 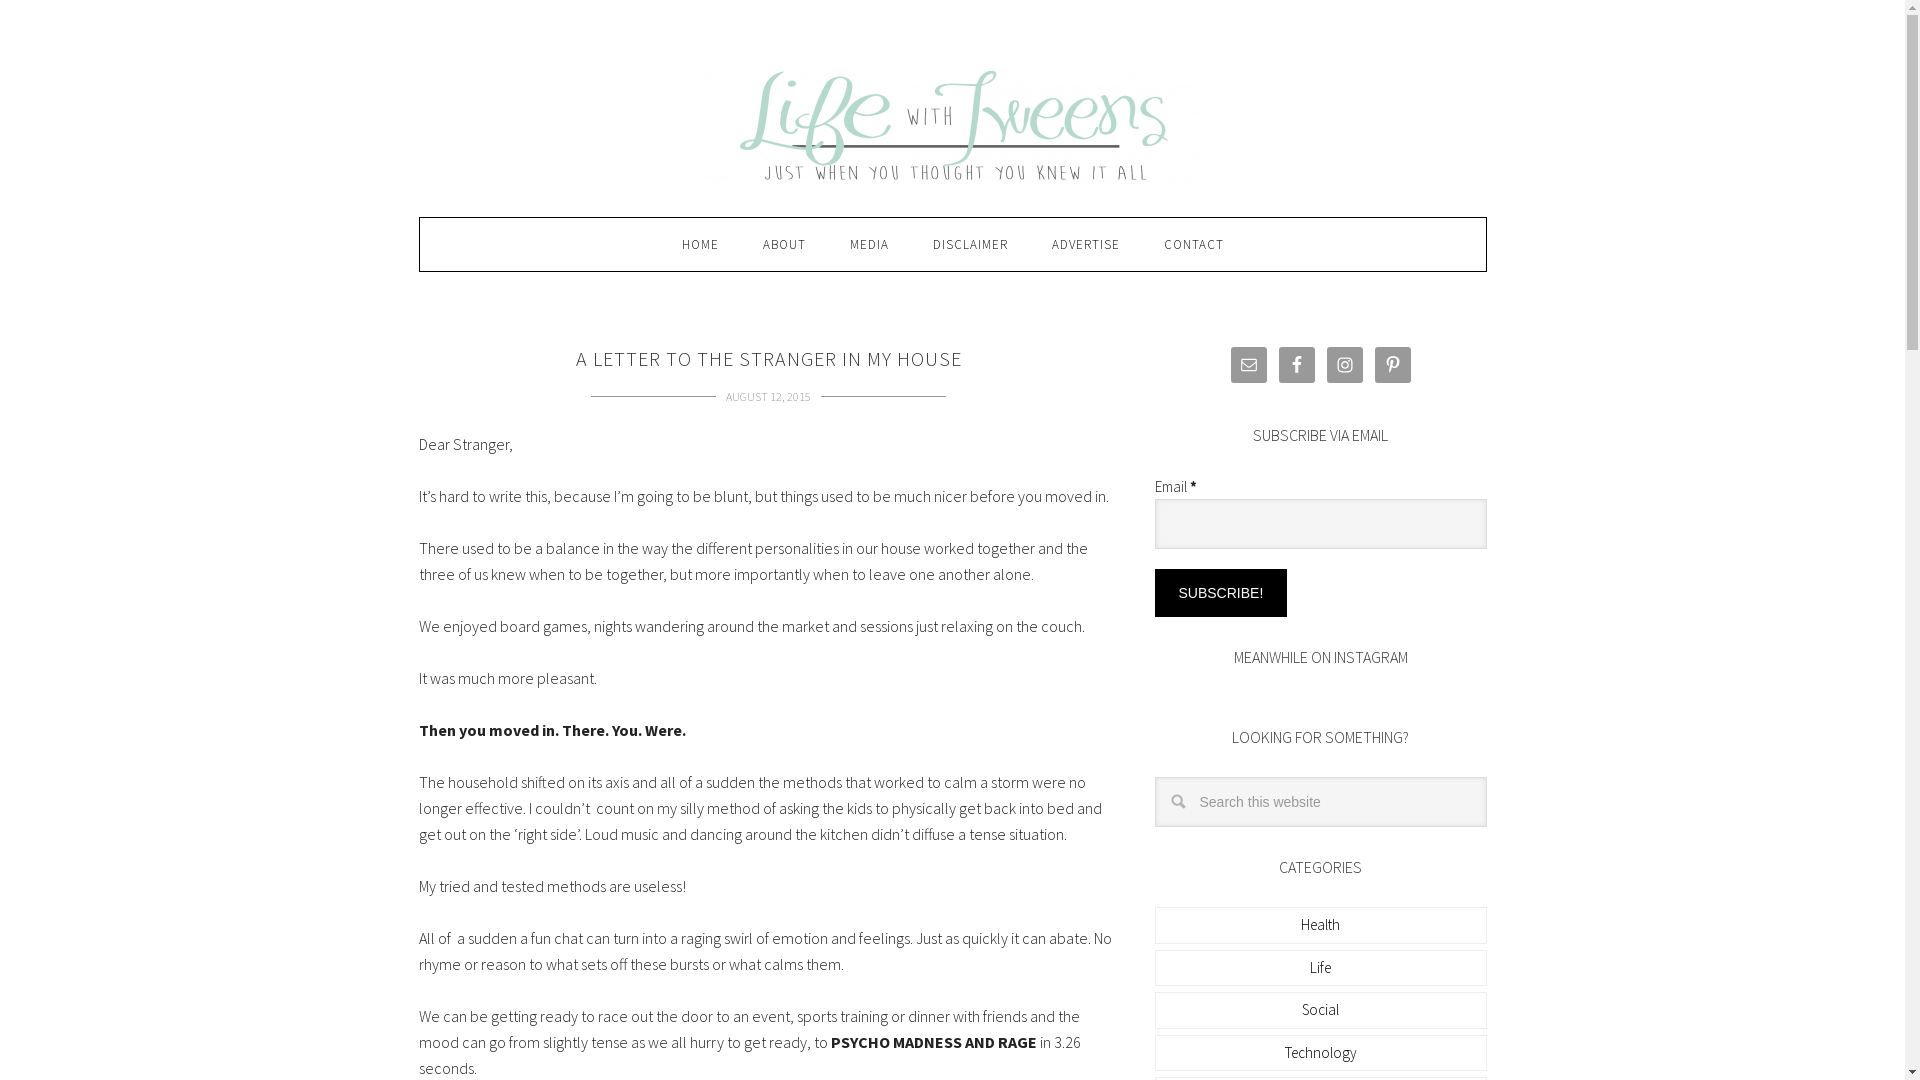 What do you see at coordinates (1320, 924) in the screenshot?
I see `'Health'` at bounding box center [1320, 924].